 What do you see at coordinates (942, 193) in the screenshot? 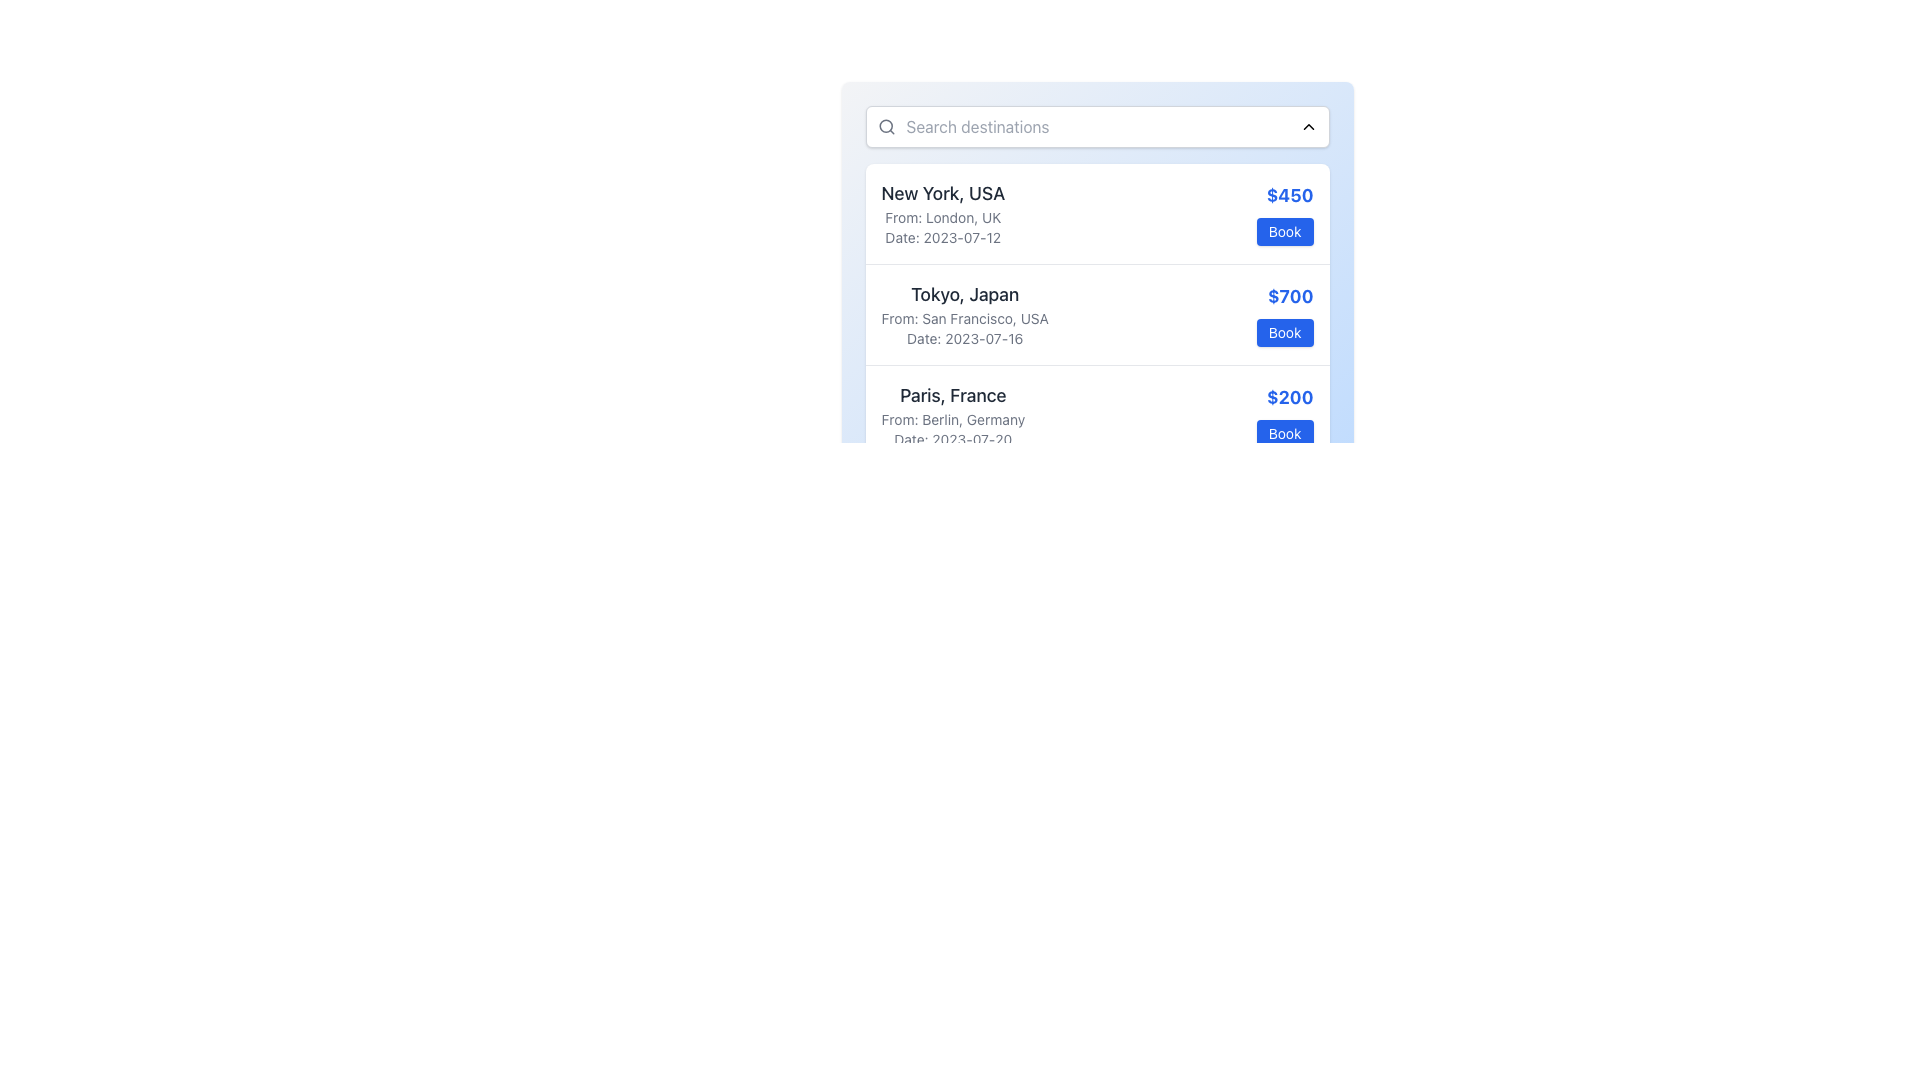
I see `the Text Label displaying 'New York, USA', which is positioned in the top-left corner of the listing, above 'From: London, UK' and 'Date: 2023-07-12'` at bounding box center [942, 193].